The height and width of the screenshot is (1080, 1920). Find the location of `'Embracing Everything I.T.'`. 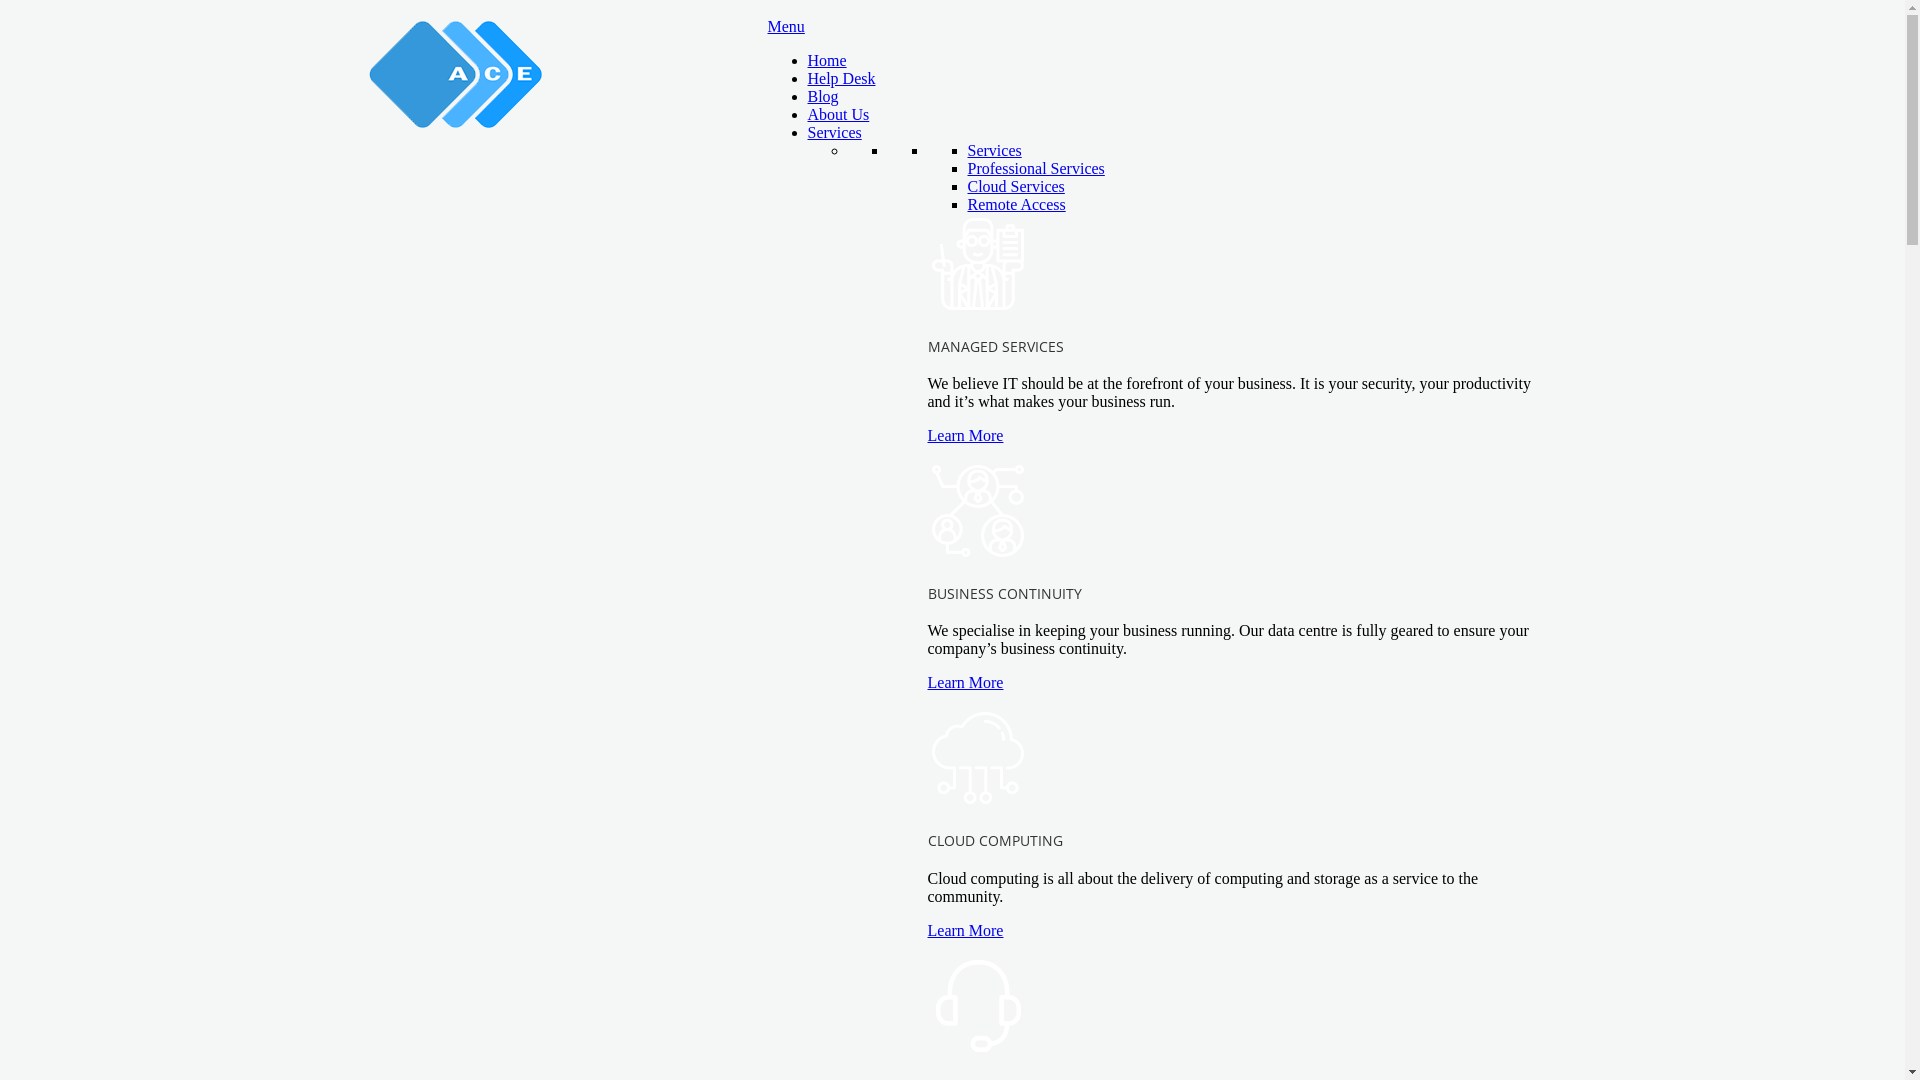

'Embracing Everything I.T.' is located at coordinates (368, 72).